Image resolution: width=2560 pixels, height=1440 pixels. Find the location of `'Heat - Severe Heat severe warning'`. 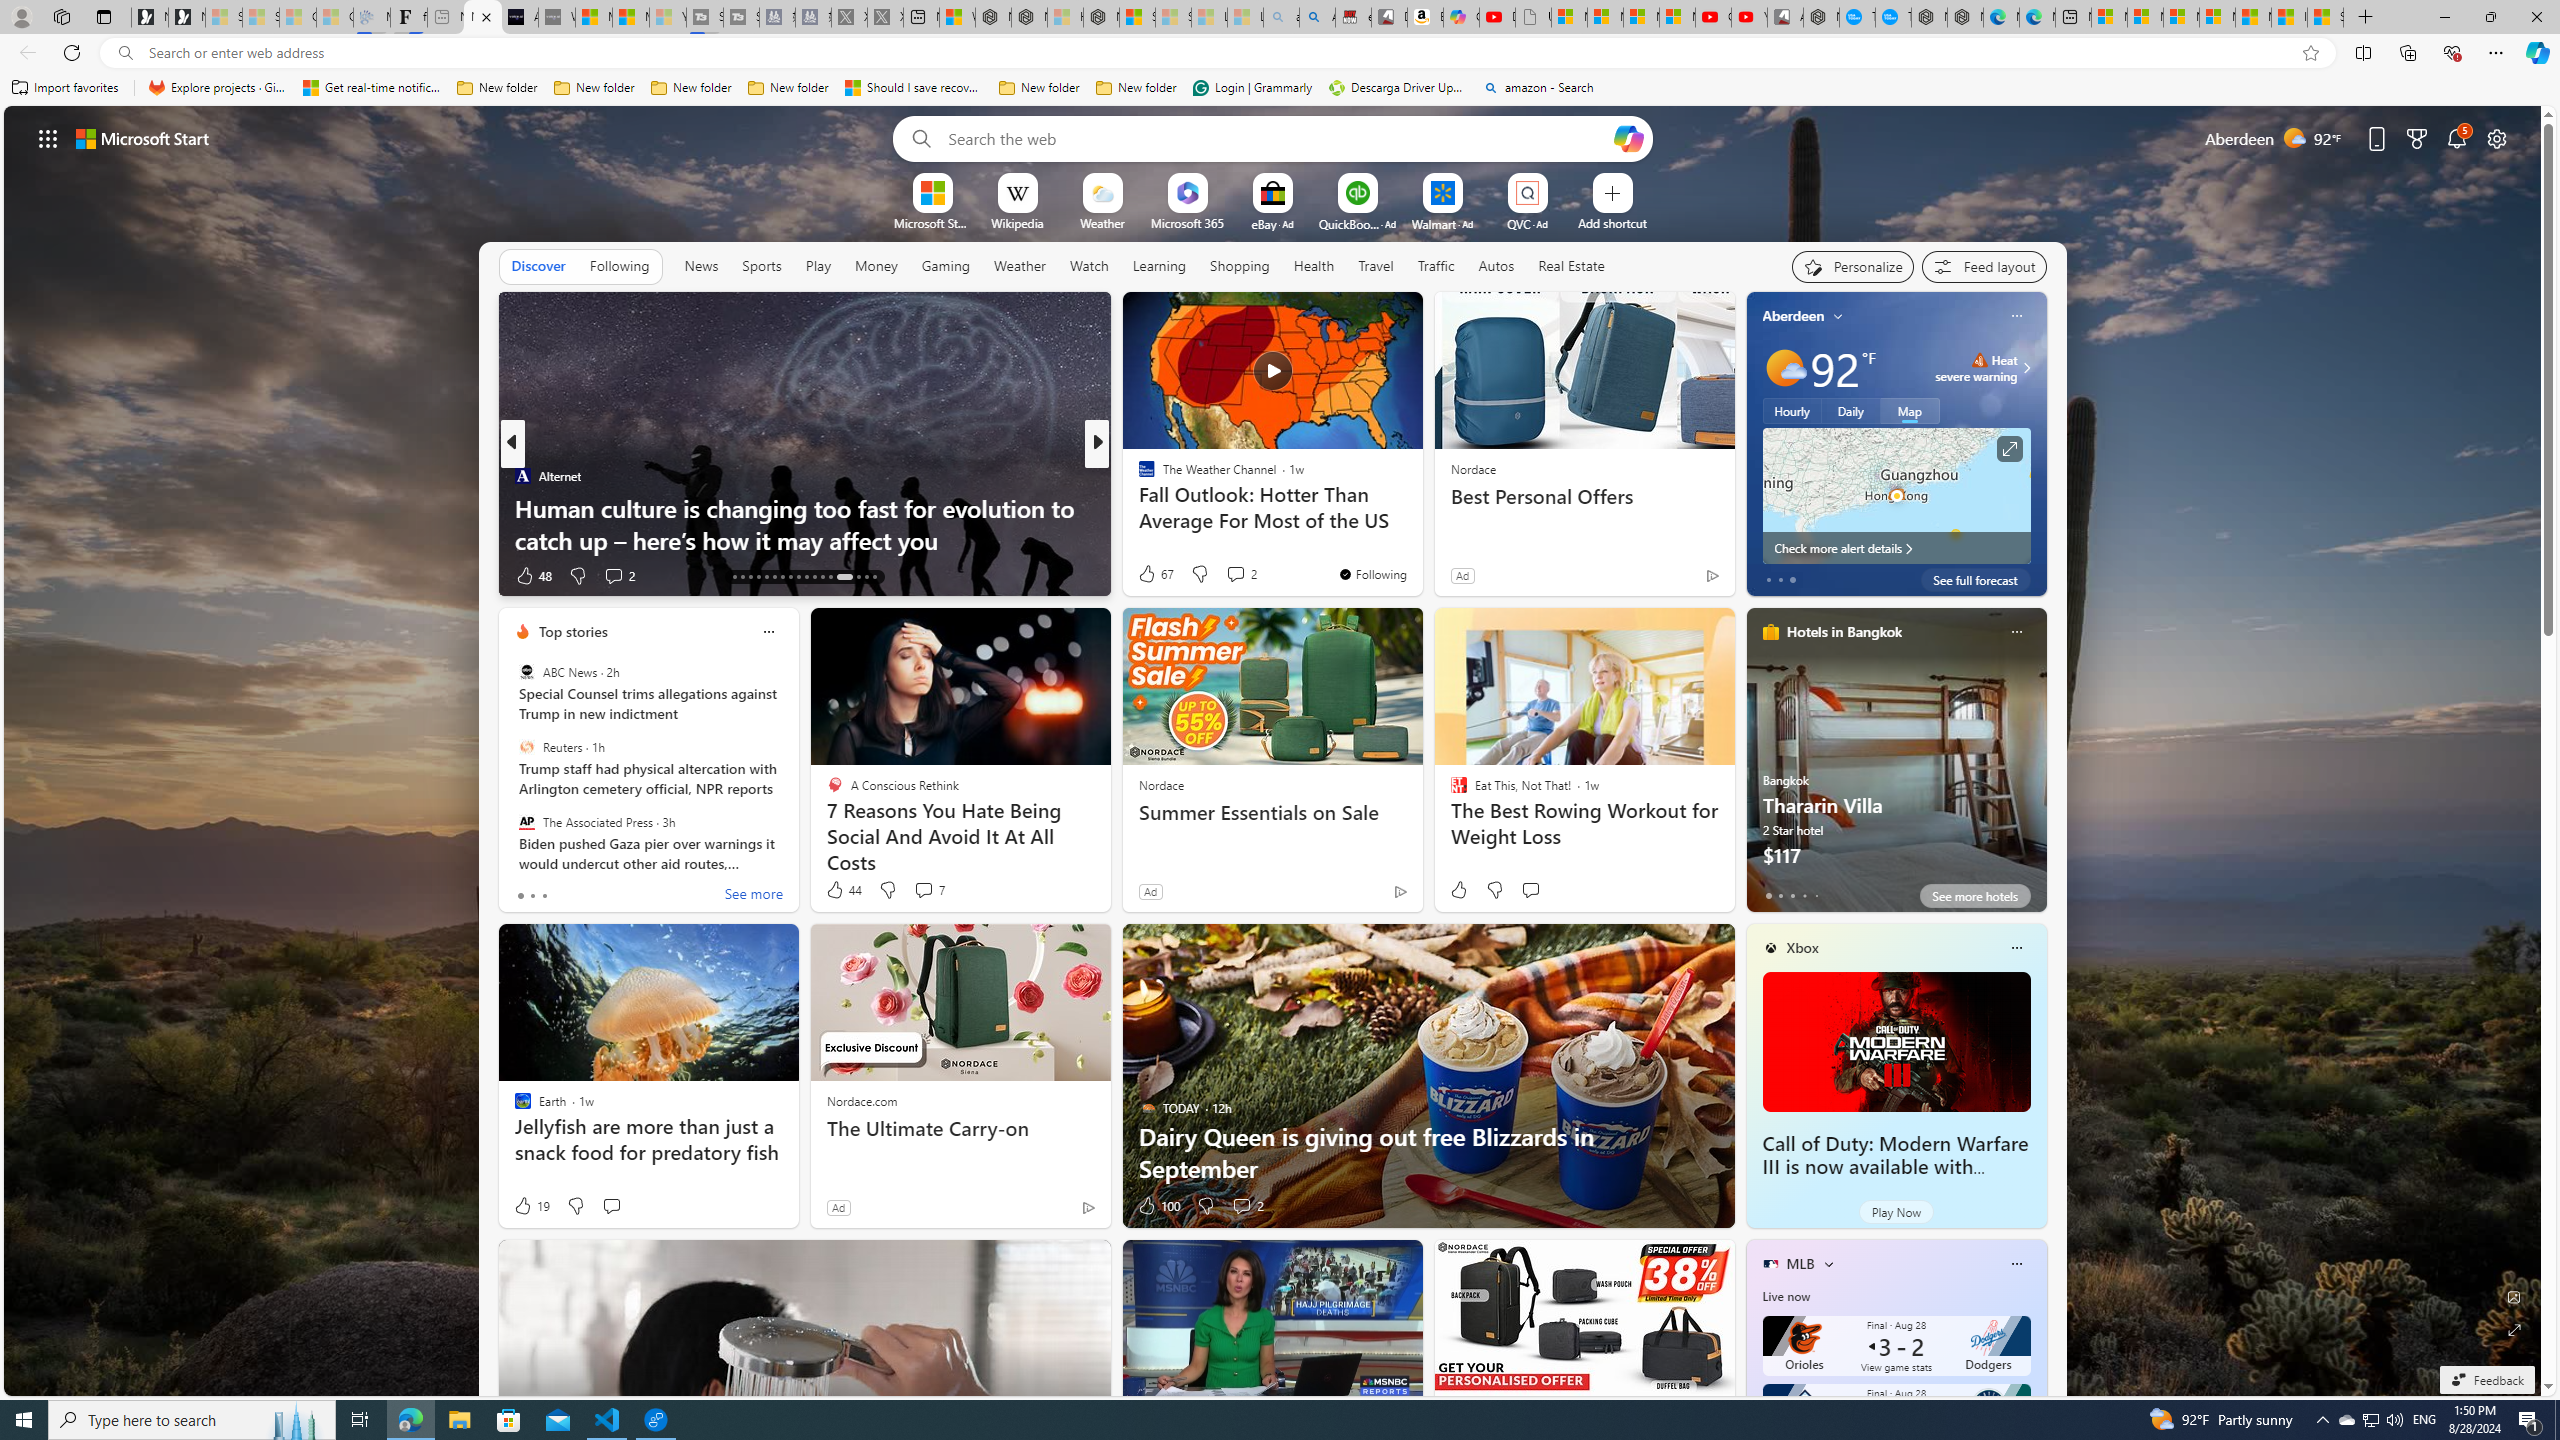

'Heat - Severe Heat severe warning' is located at coordinates (1976, 367).